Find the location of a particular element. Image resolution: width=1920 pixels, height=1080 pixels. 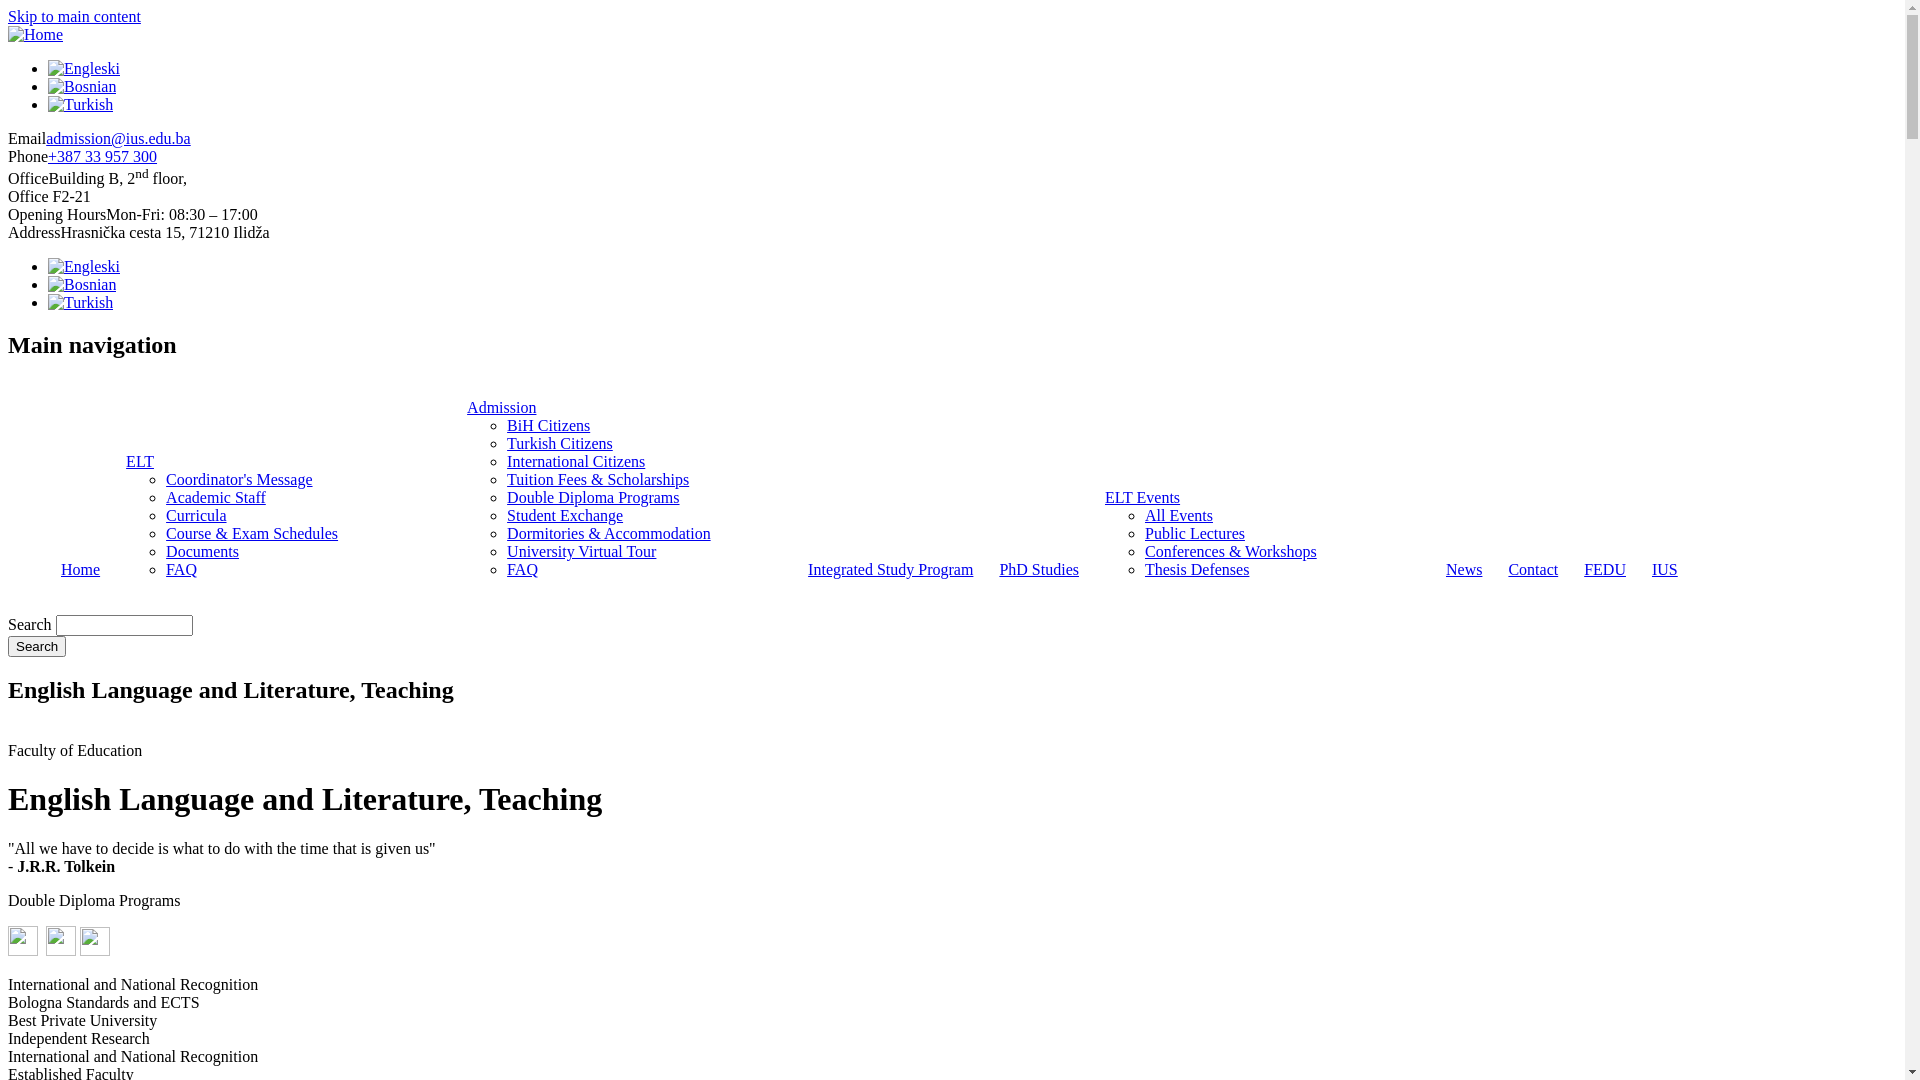

'Public Lectures' is located at coordinates (1195, 532).